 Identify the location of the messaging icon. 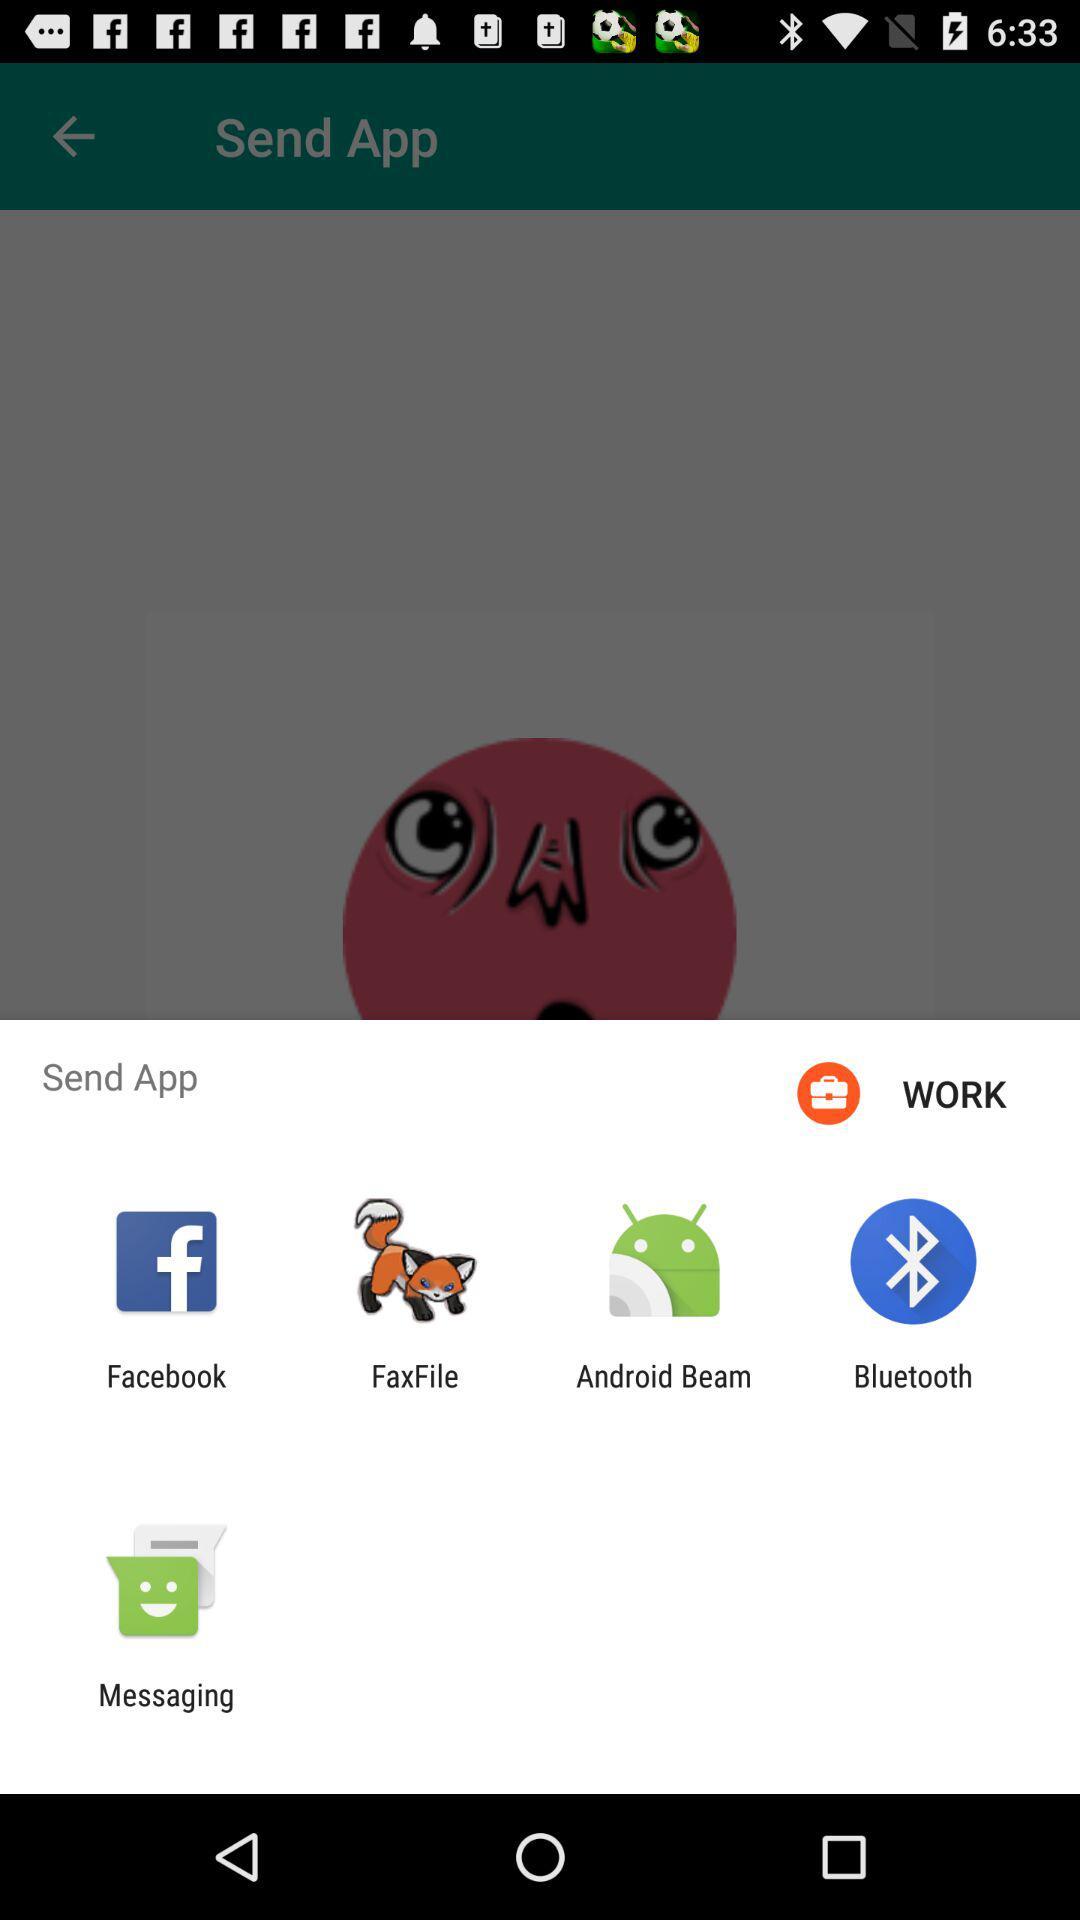
(165, 1711).